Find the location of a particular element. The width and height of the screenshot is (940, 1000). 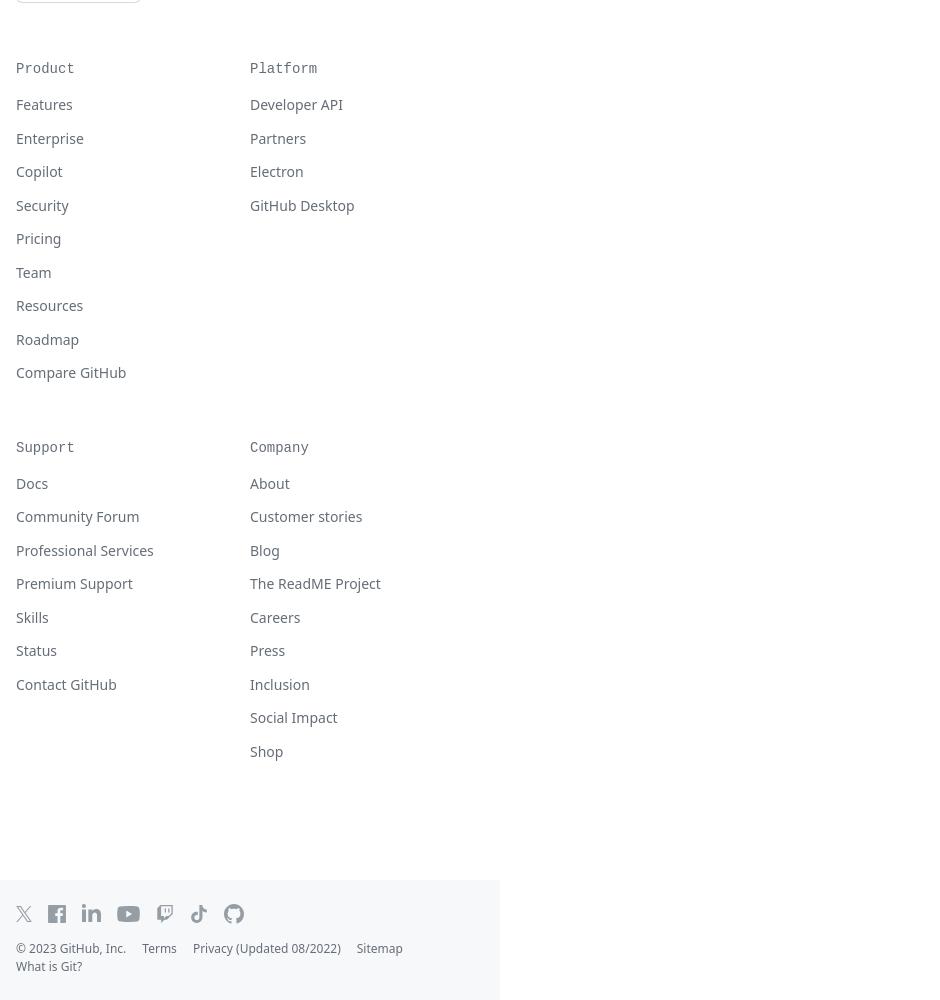

')' is located at coordinates (338, 947).